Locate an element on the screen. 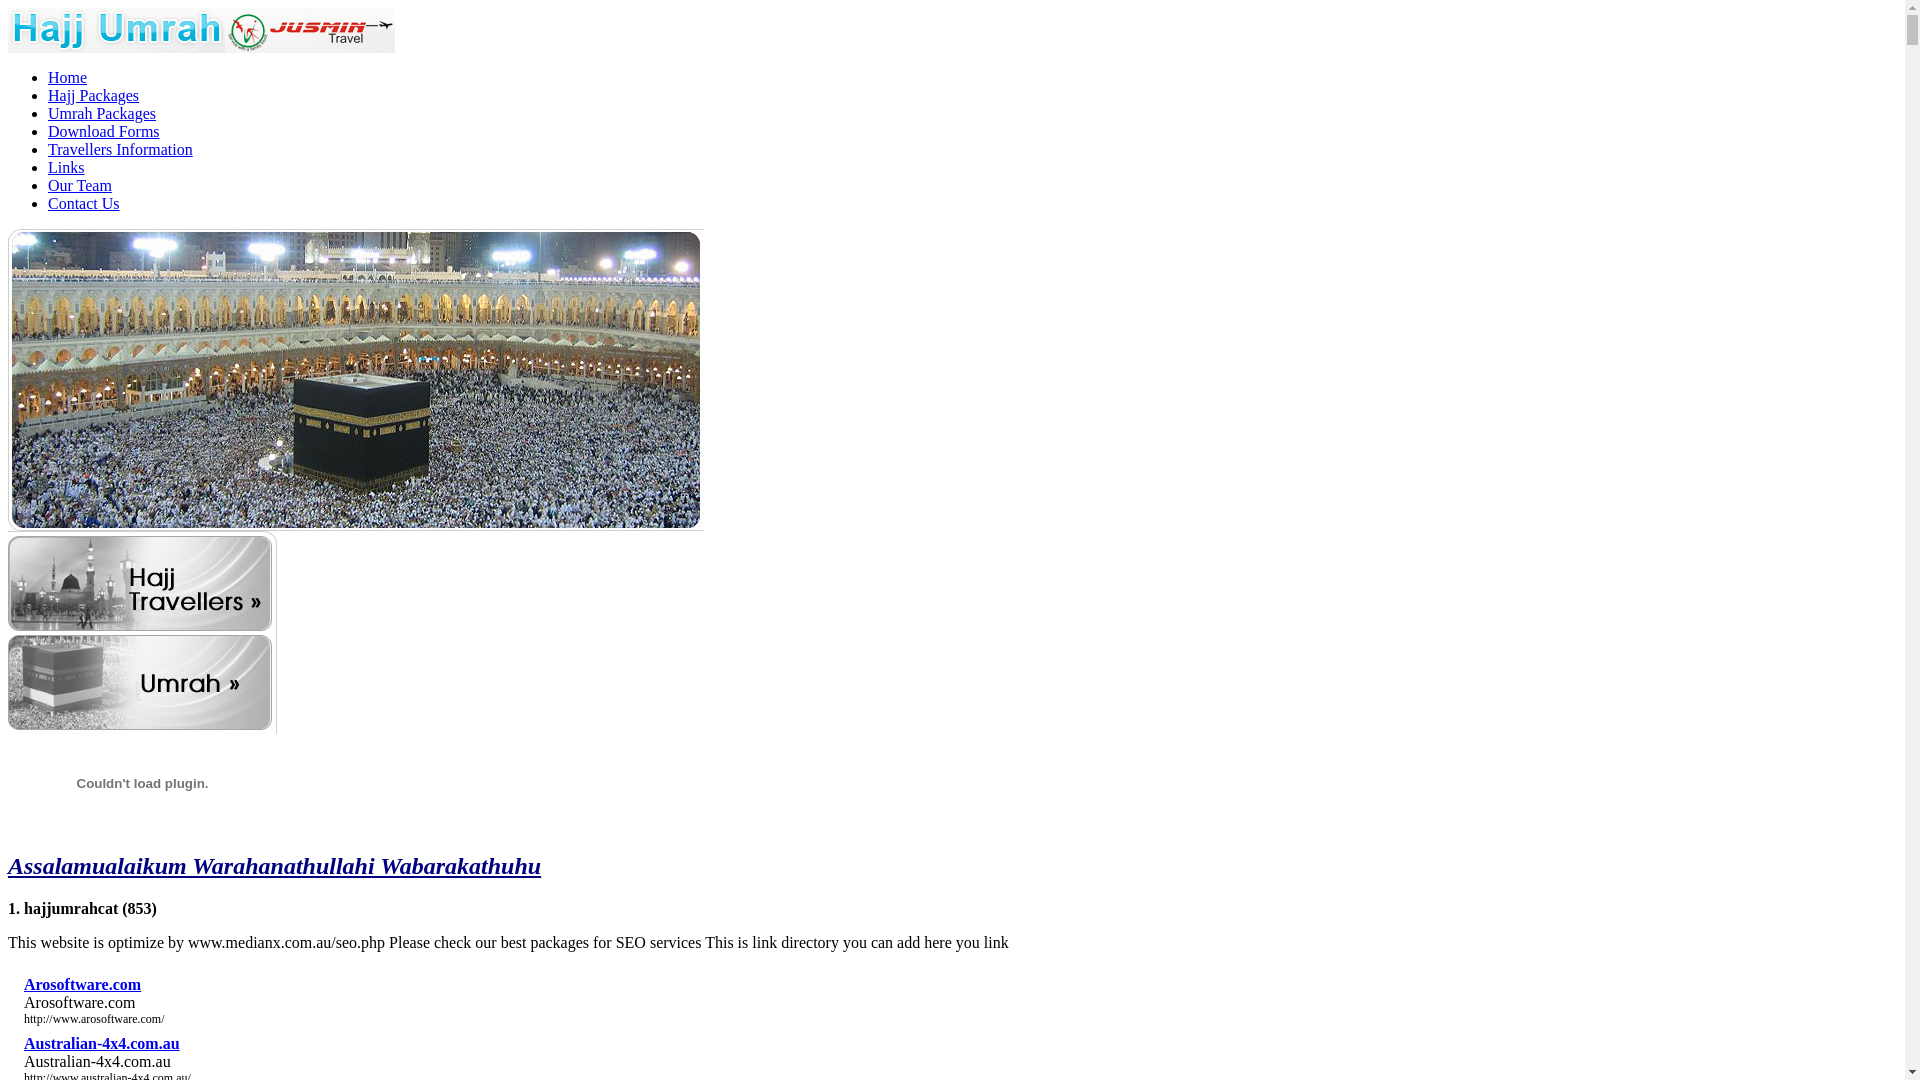 Image resolution: width=1920 pixels, height=1080 pixels. 'Download Forms' is located at coordinates (48, 131).